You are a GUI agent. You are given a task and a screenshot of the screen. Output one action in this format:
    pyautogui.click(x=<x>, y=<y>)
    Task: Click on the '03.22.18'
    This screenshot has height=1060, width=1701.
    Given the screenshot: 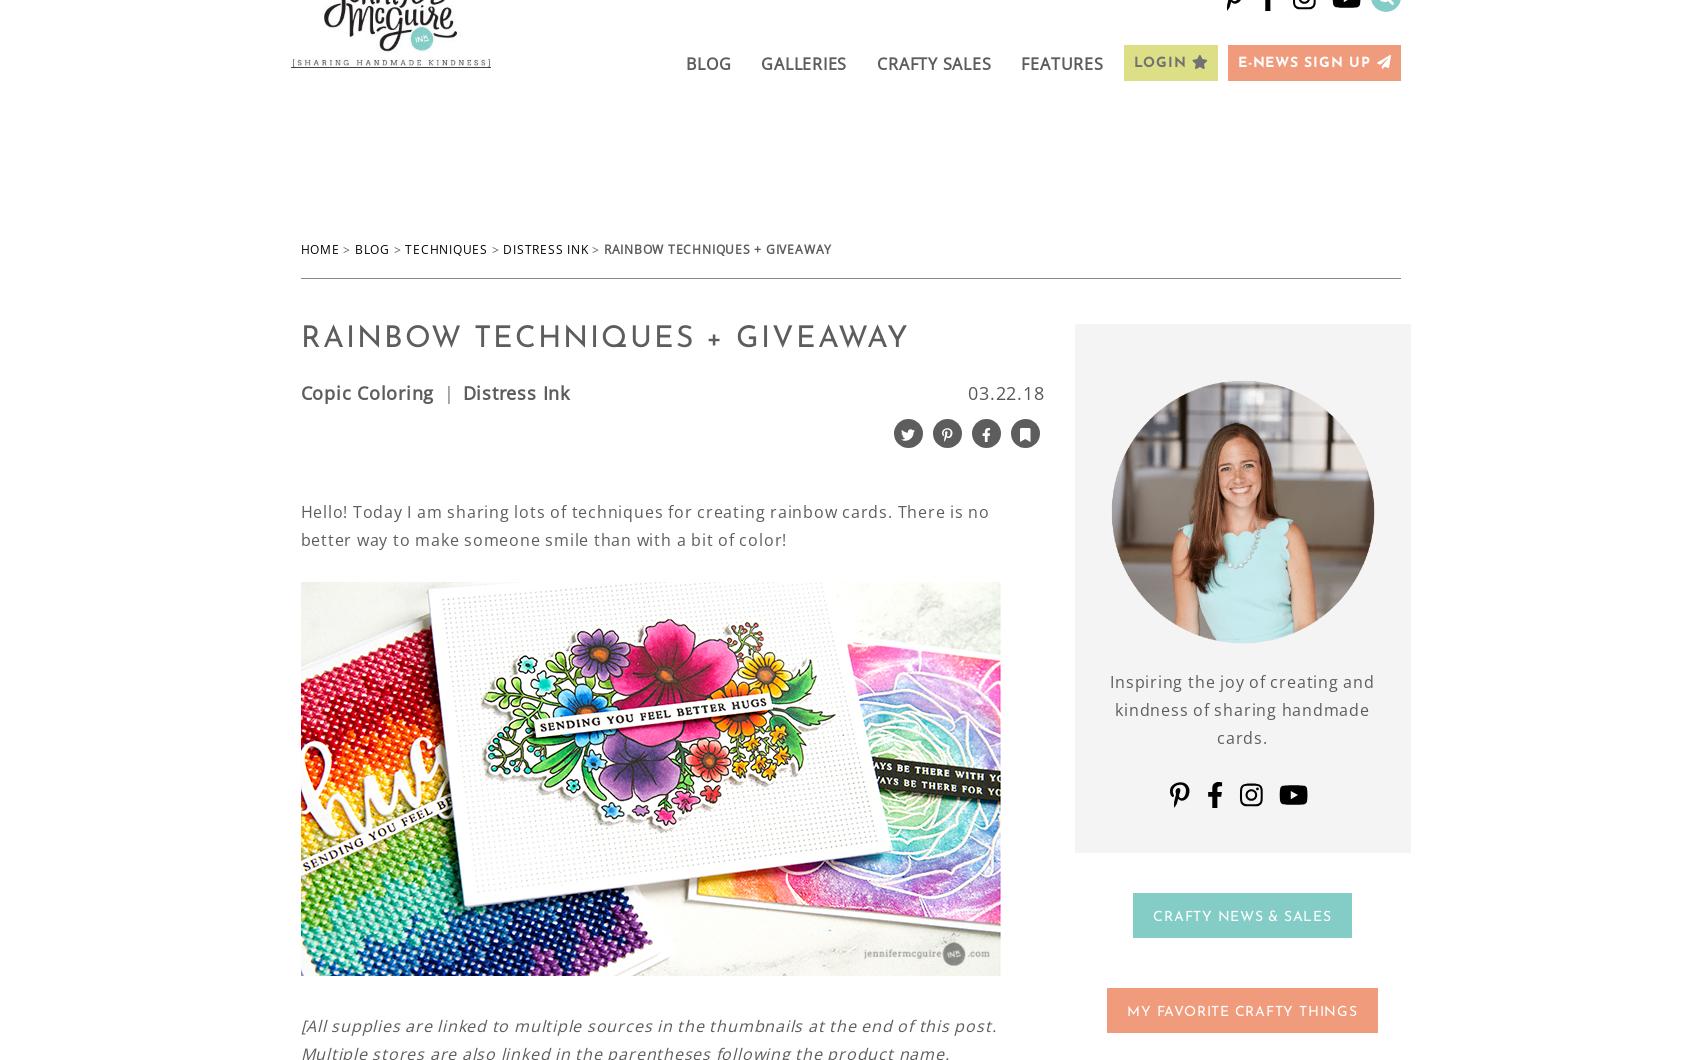 What is the action you would take?
    pyautogui.click(x=1005, y=391)
    